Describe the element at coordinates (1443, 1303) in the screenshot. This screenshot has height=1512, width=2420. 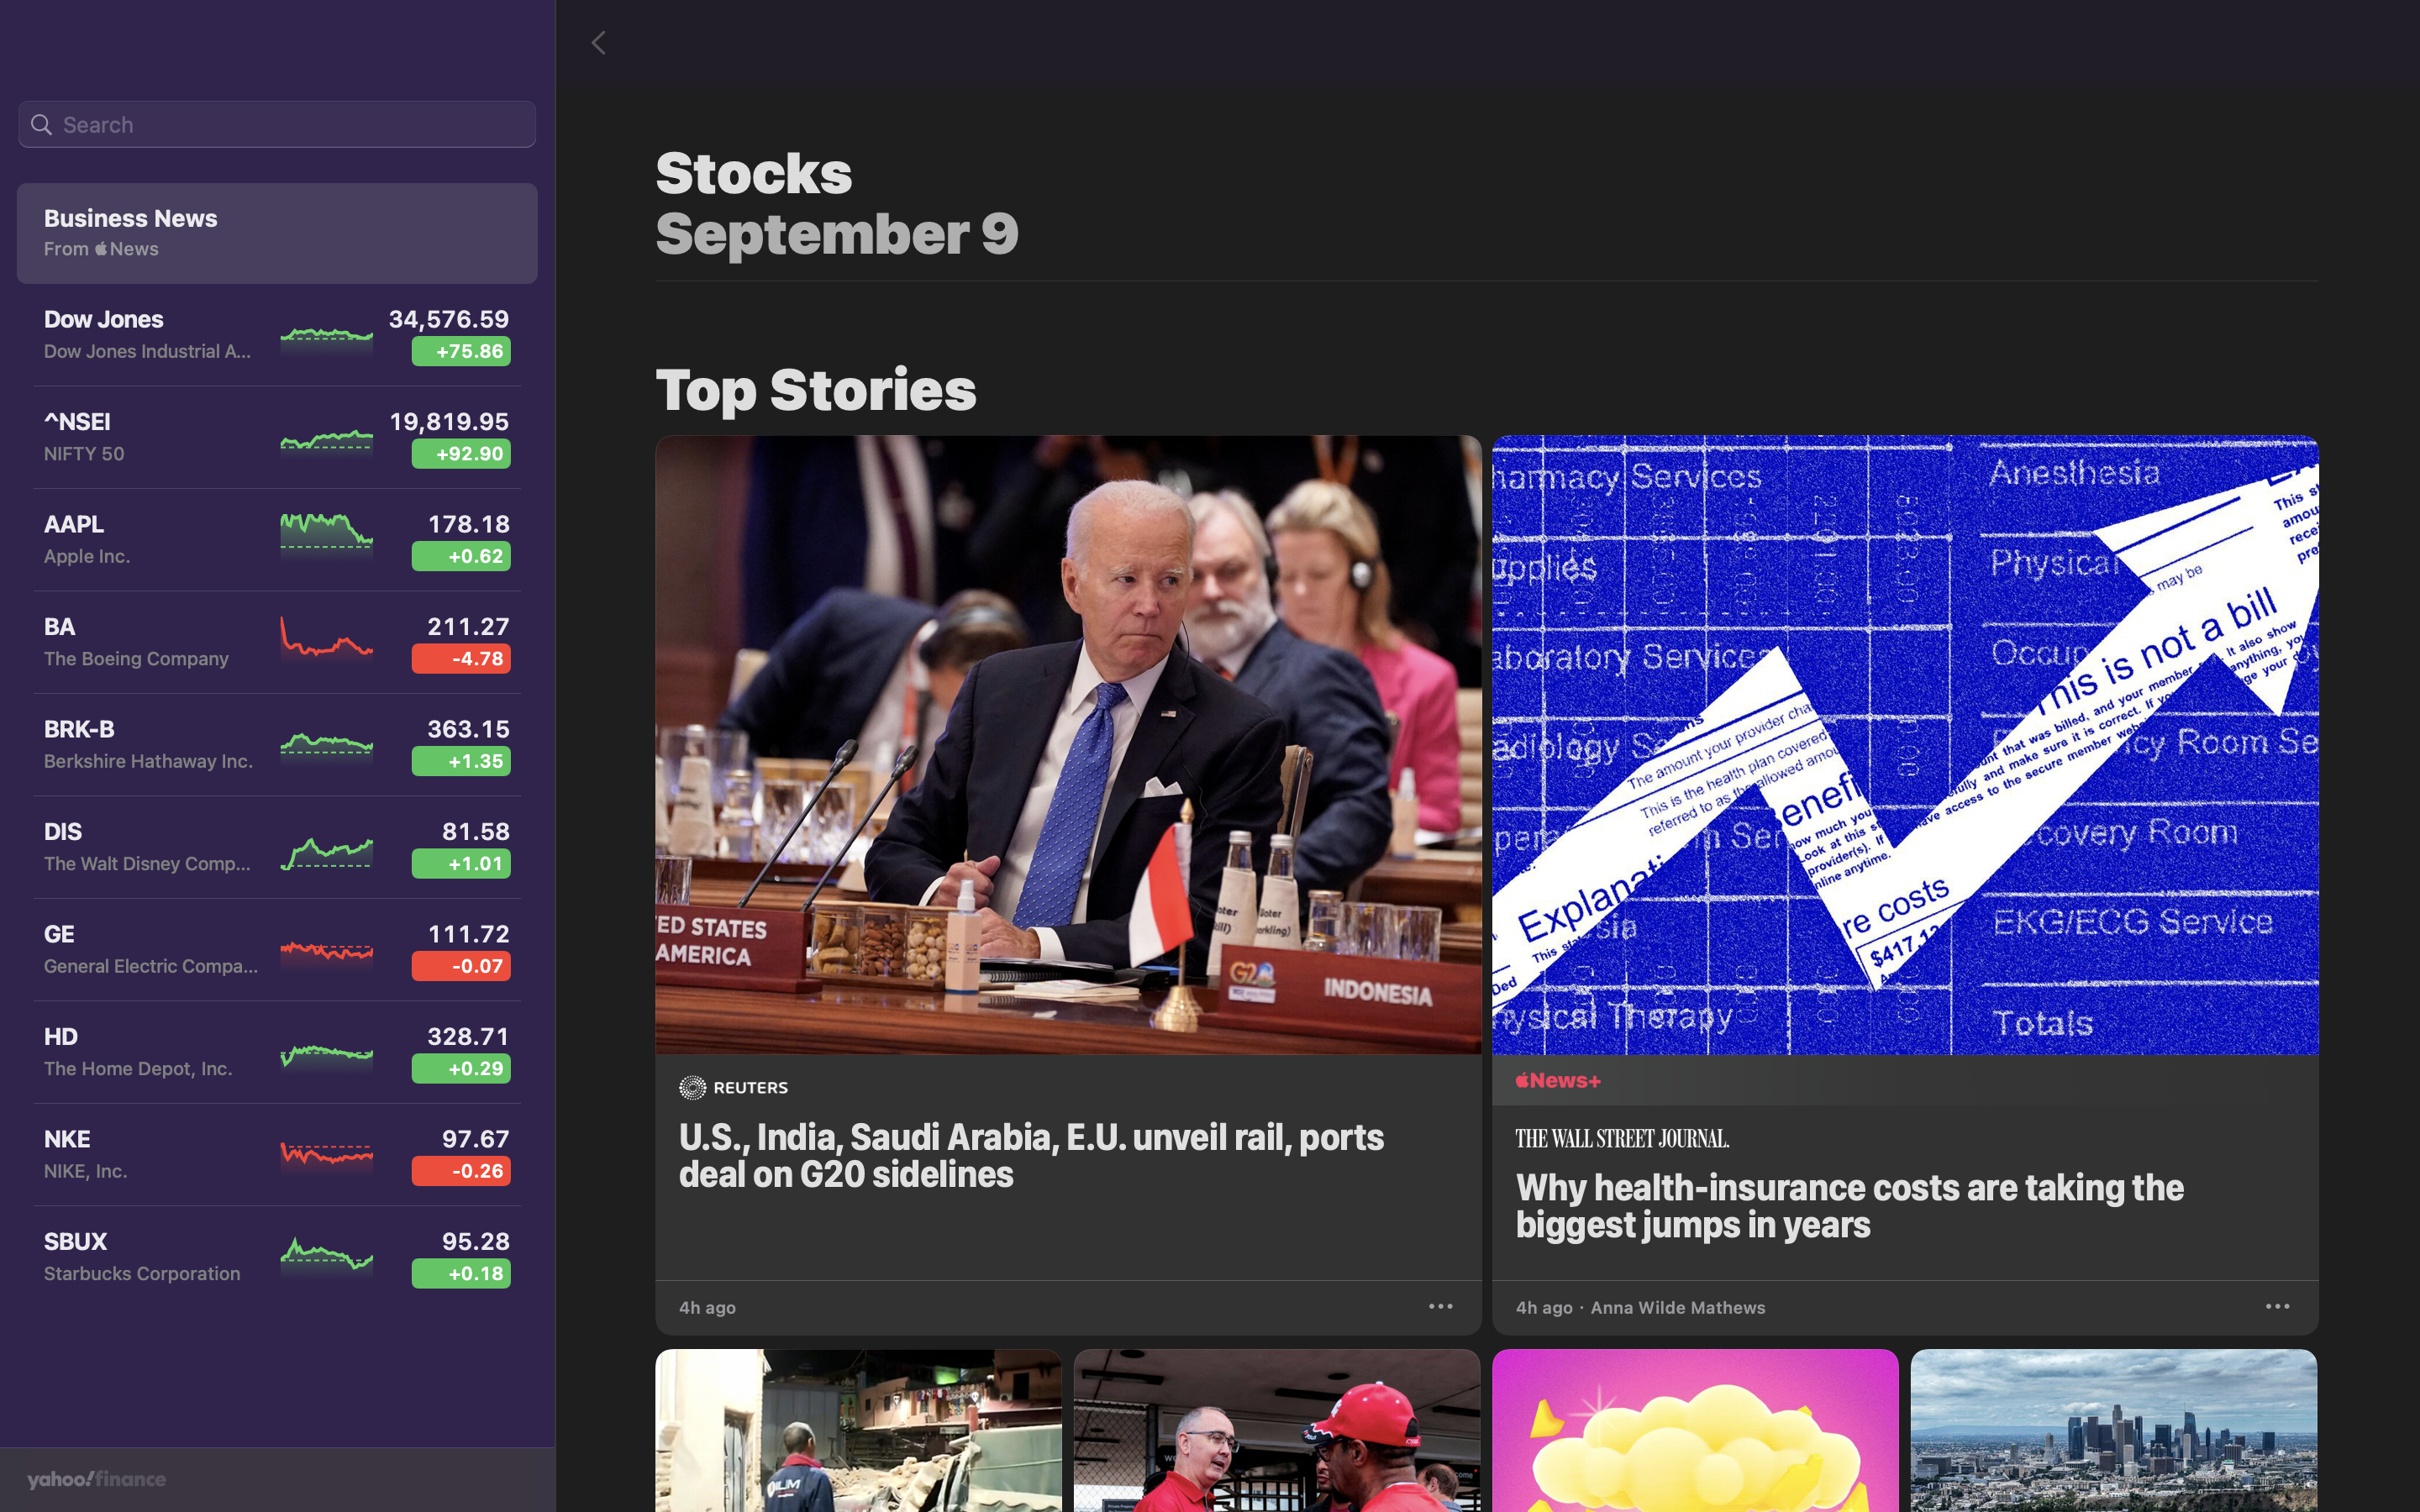
I see `Preserve the G20 news article` at that location.